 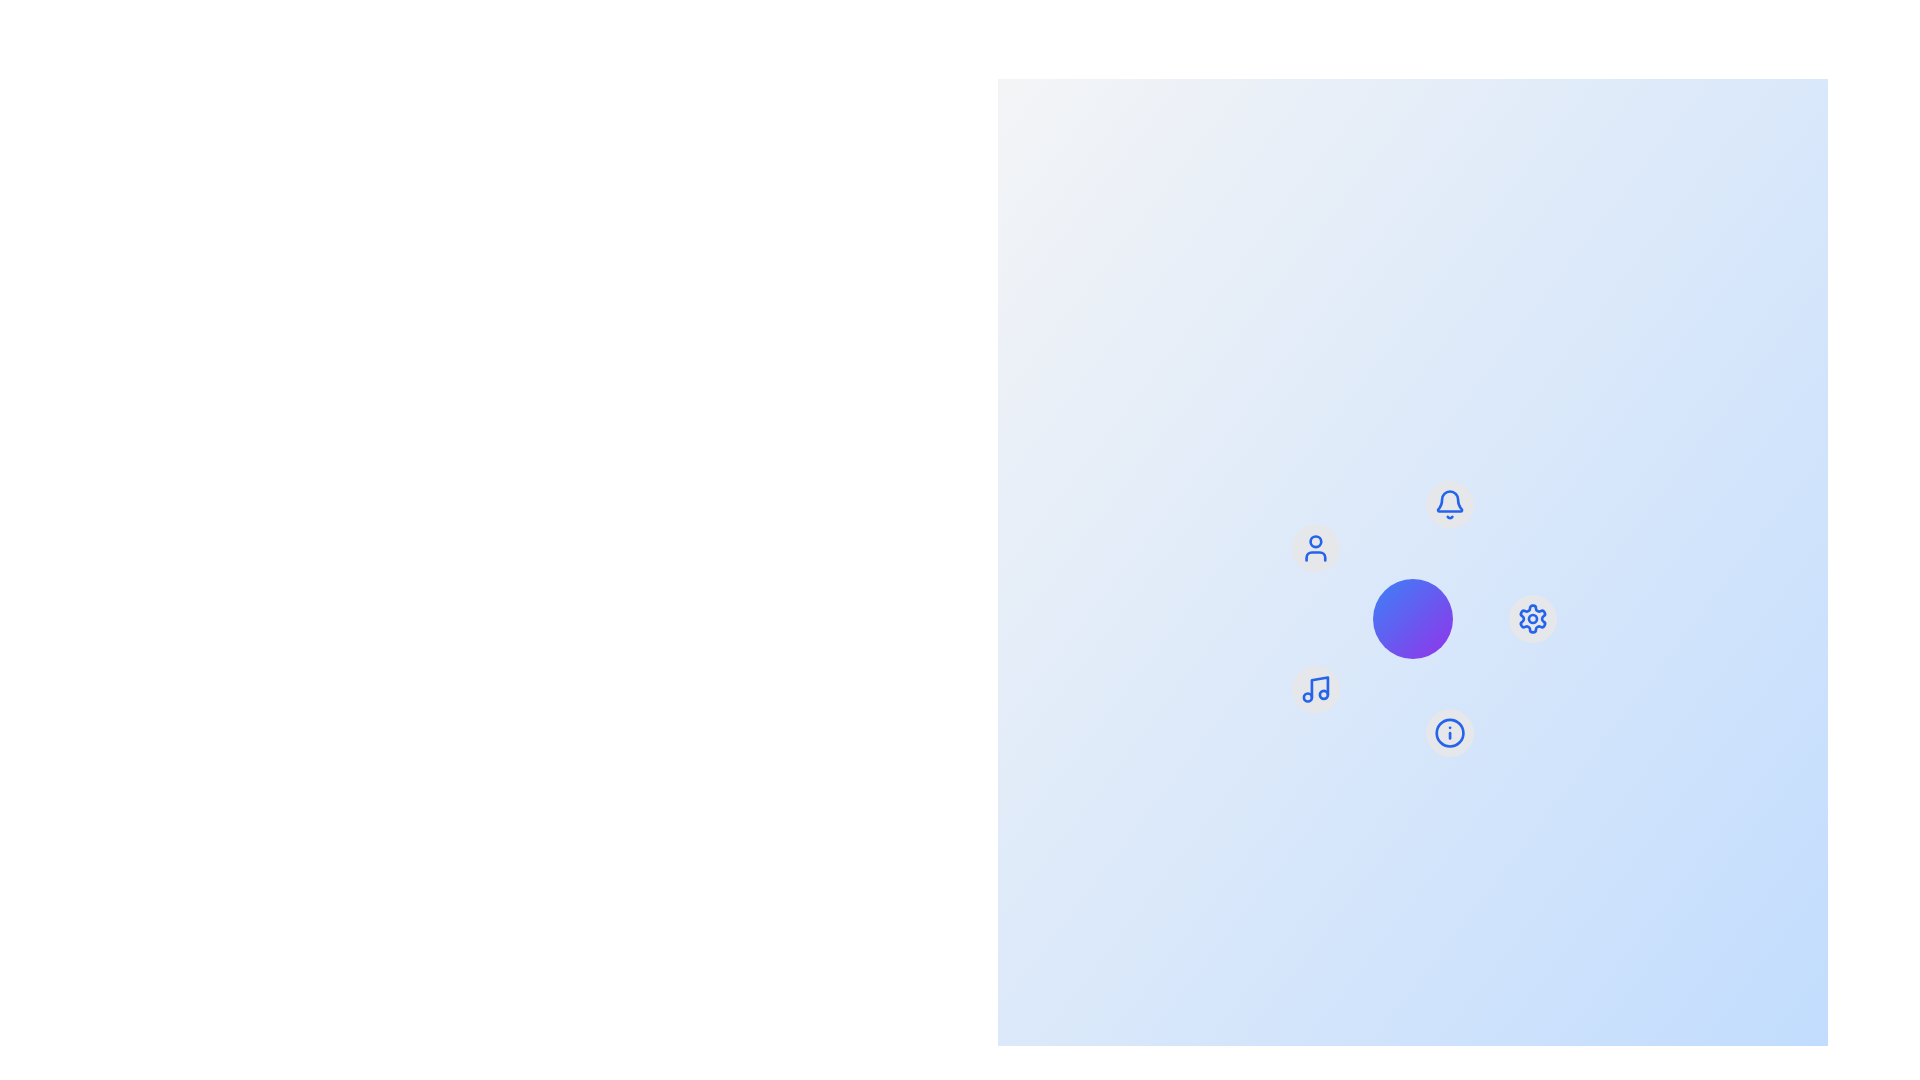 What do you see at coordinates (1315, 688) in the screenshot?
I see `the menu item labeled Music by clicking its corresponding icon` at bounding box center [1315, 688].